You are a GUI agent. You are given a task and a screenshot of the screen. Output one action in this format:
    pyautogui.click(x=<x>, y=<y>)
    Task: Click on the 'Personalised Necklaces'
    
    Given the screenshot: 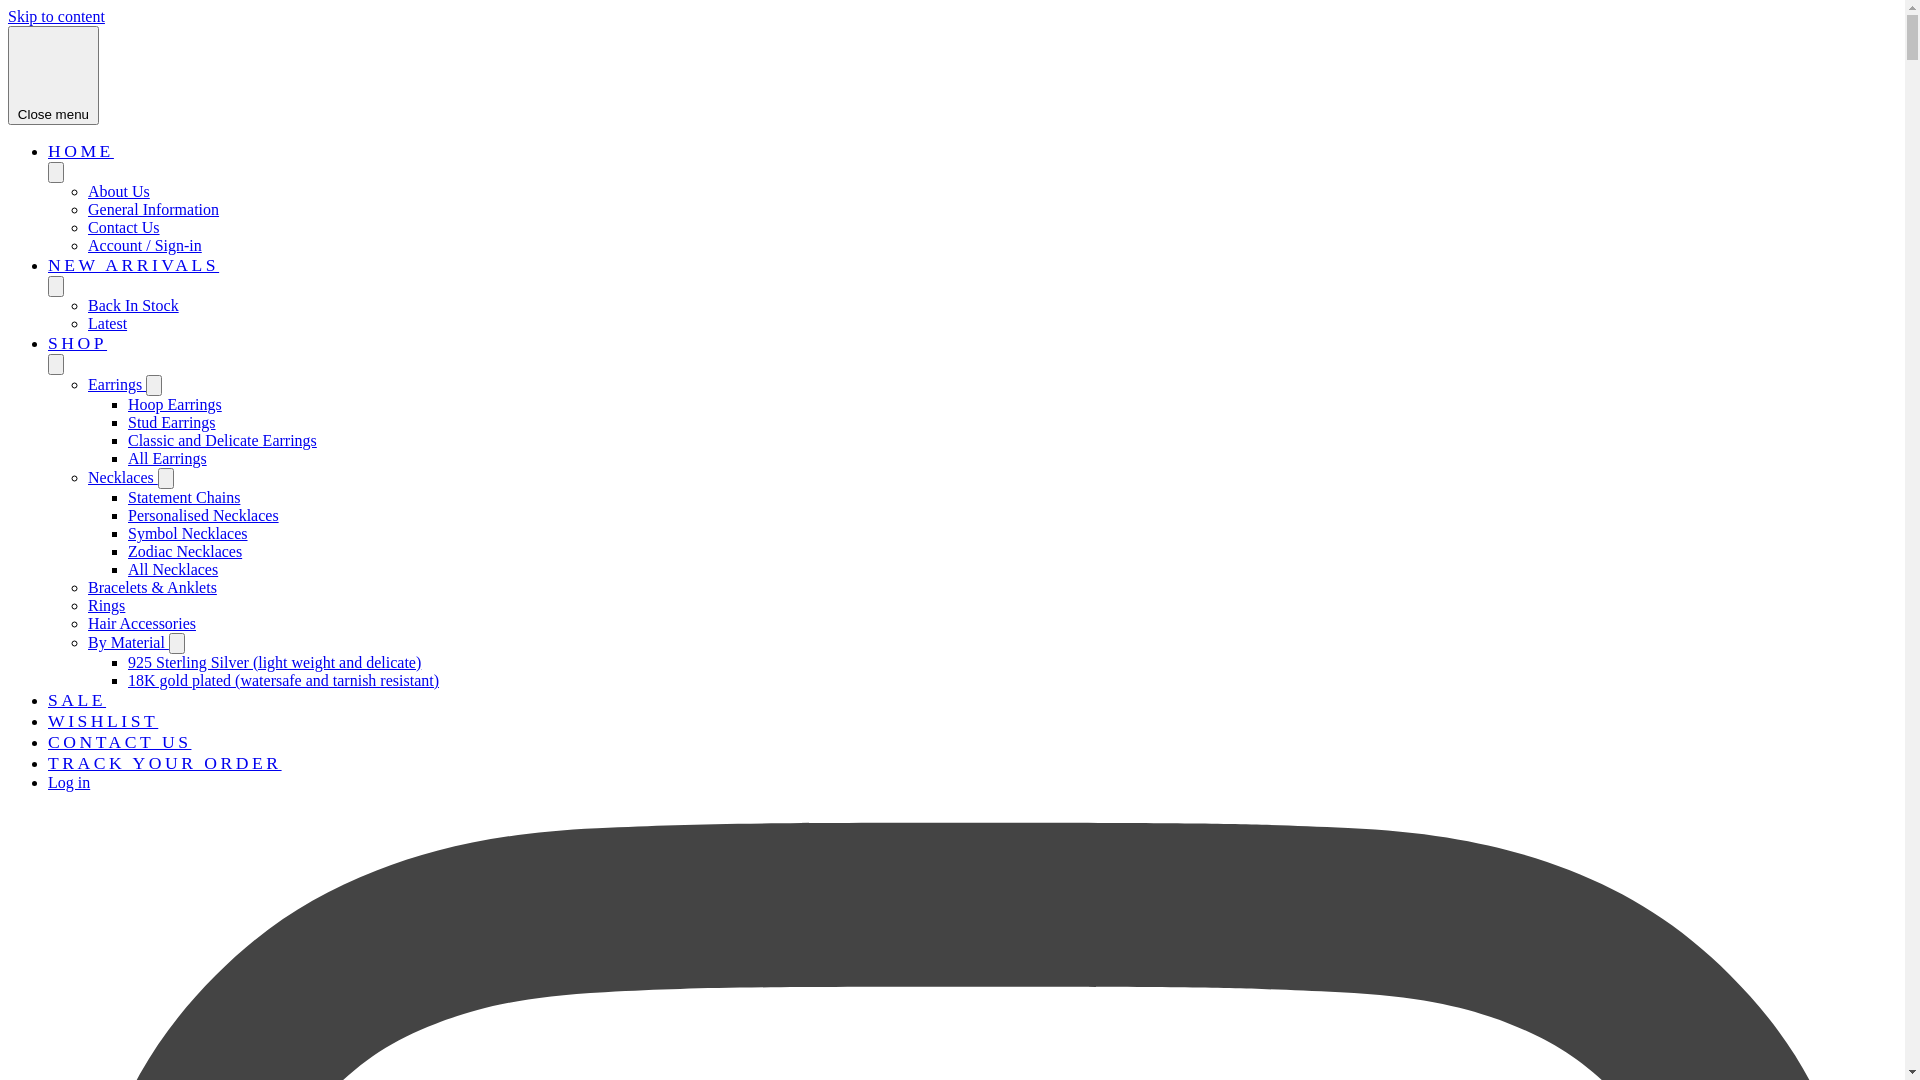 What is the action you would take?
    pyautogui.click(x=127, y=514)
    